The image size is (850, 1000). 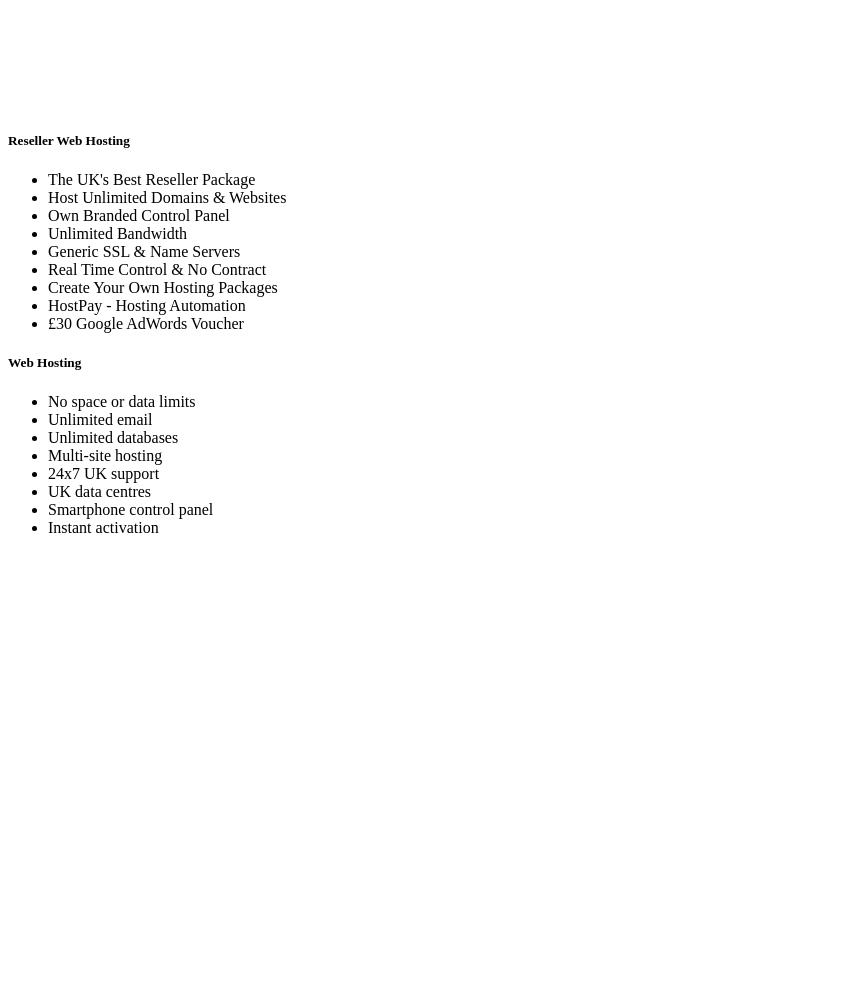 What do you see at coordinates (68, 139) in the screenshot?
I see `'Reseller Web Hosting'` at bounding box center [68, 139].